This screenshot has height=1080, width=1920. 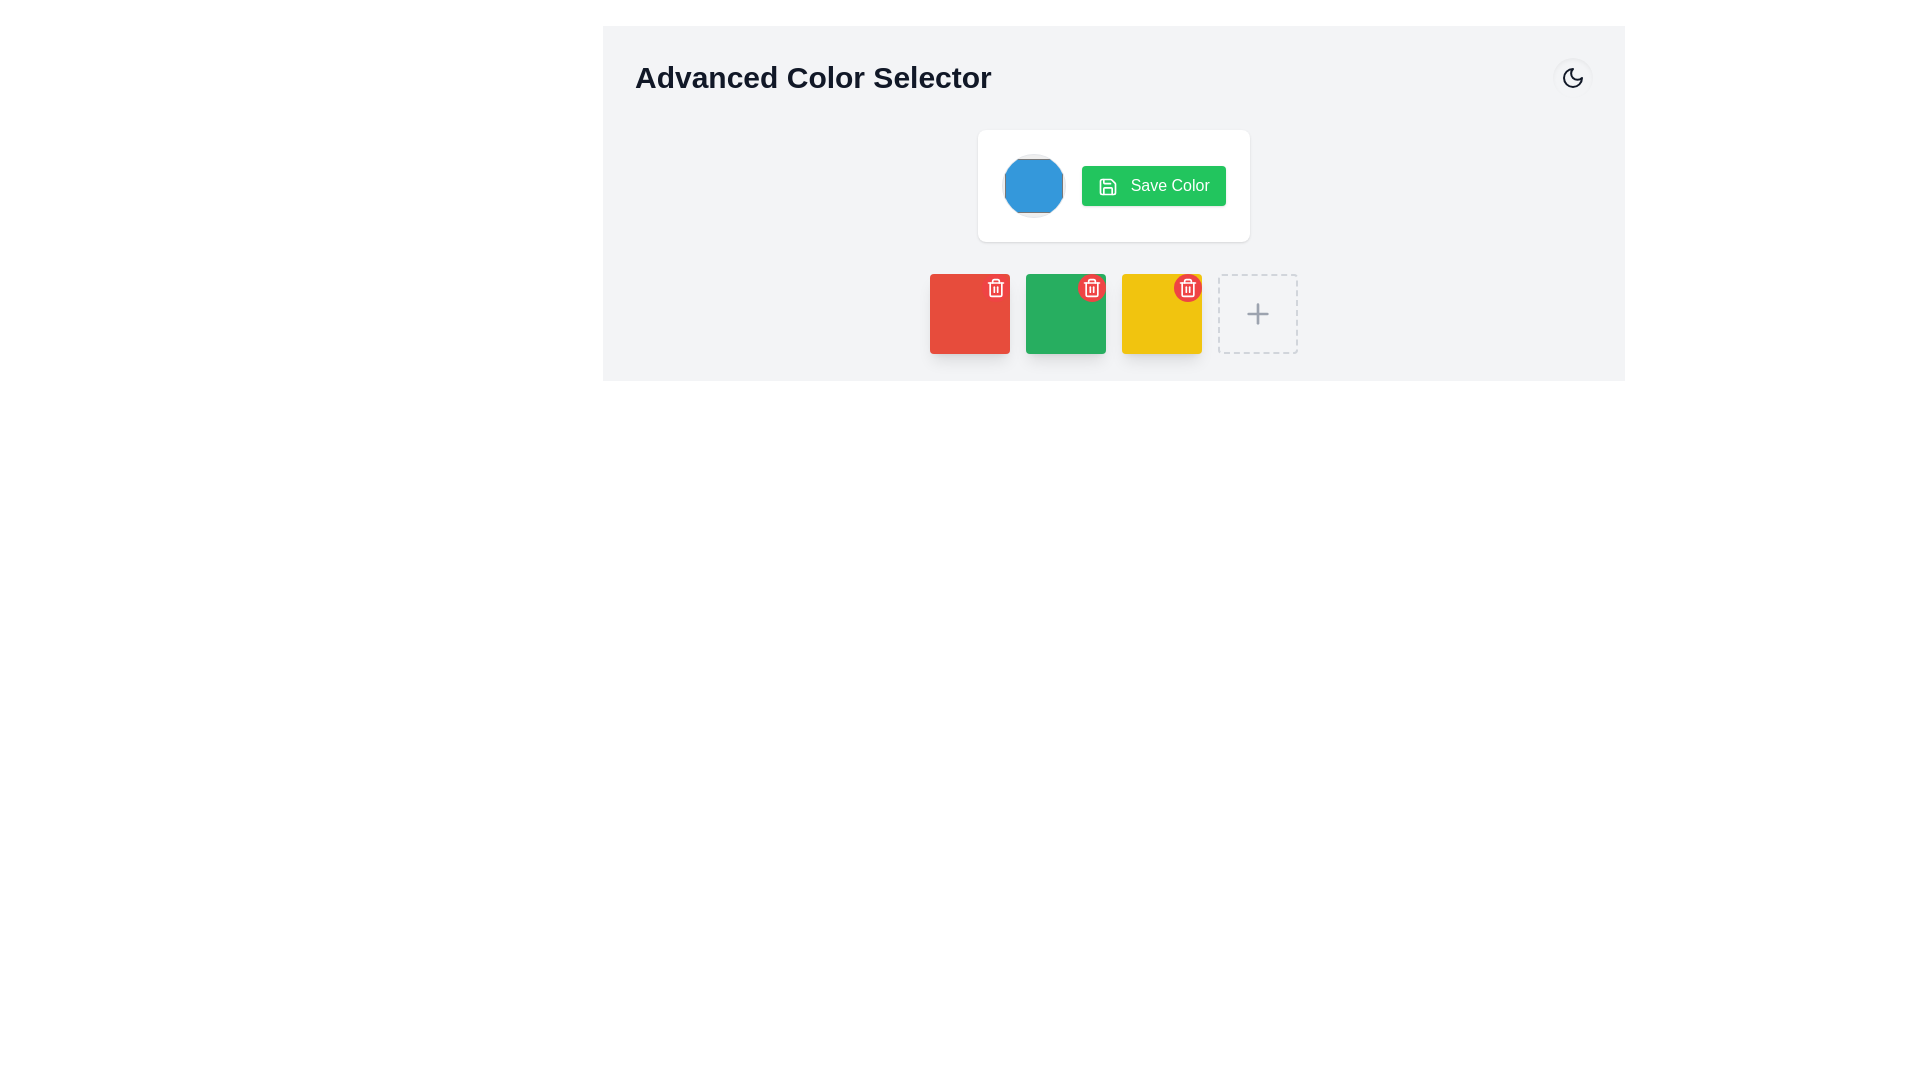 What do you see at coordinates (1188, 288) in the screenshot?
I see `the small circular red button with a trash bin icon located at the top-right corner of the yellow square` at bounding box center [1188, 288].